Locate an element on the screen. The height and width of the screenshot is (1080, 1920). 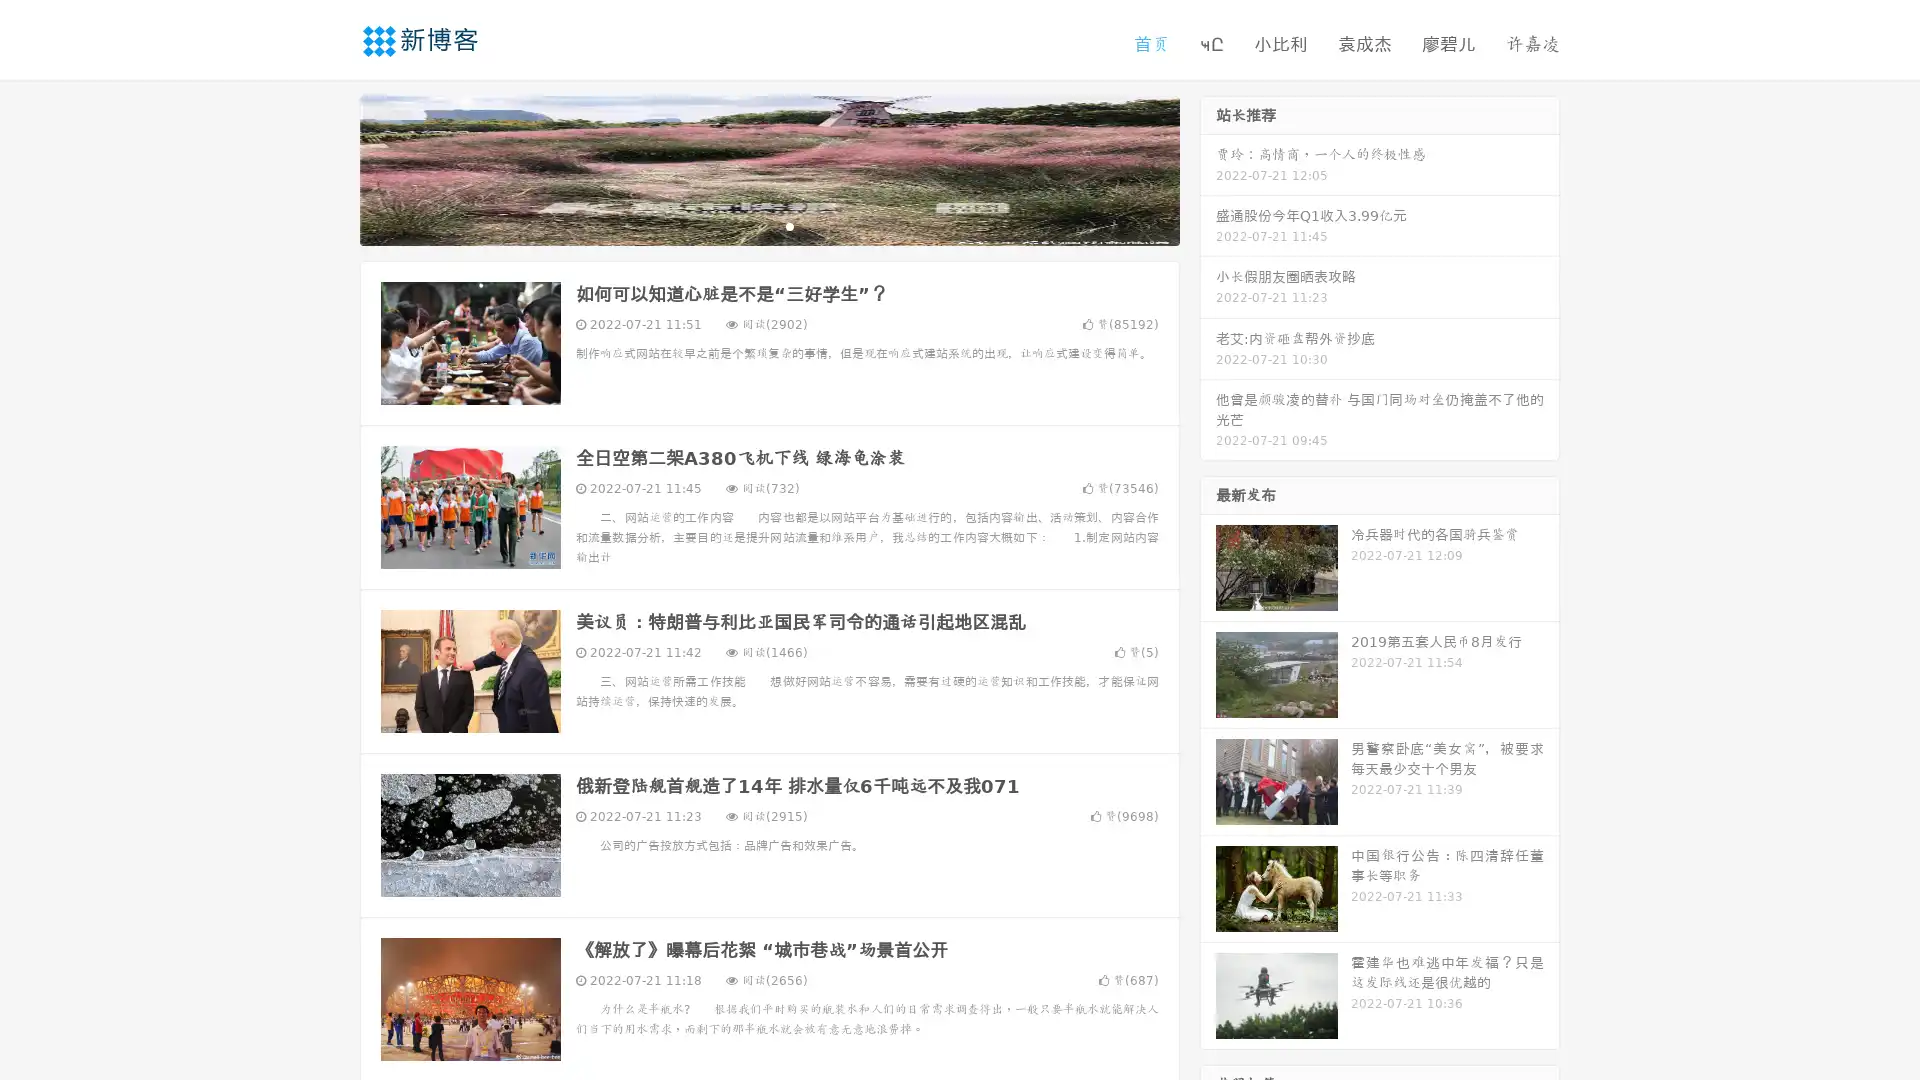
Go to slide 1 is located at coordinates (748, 225).